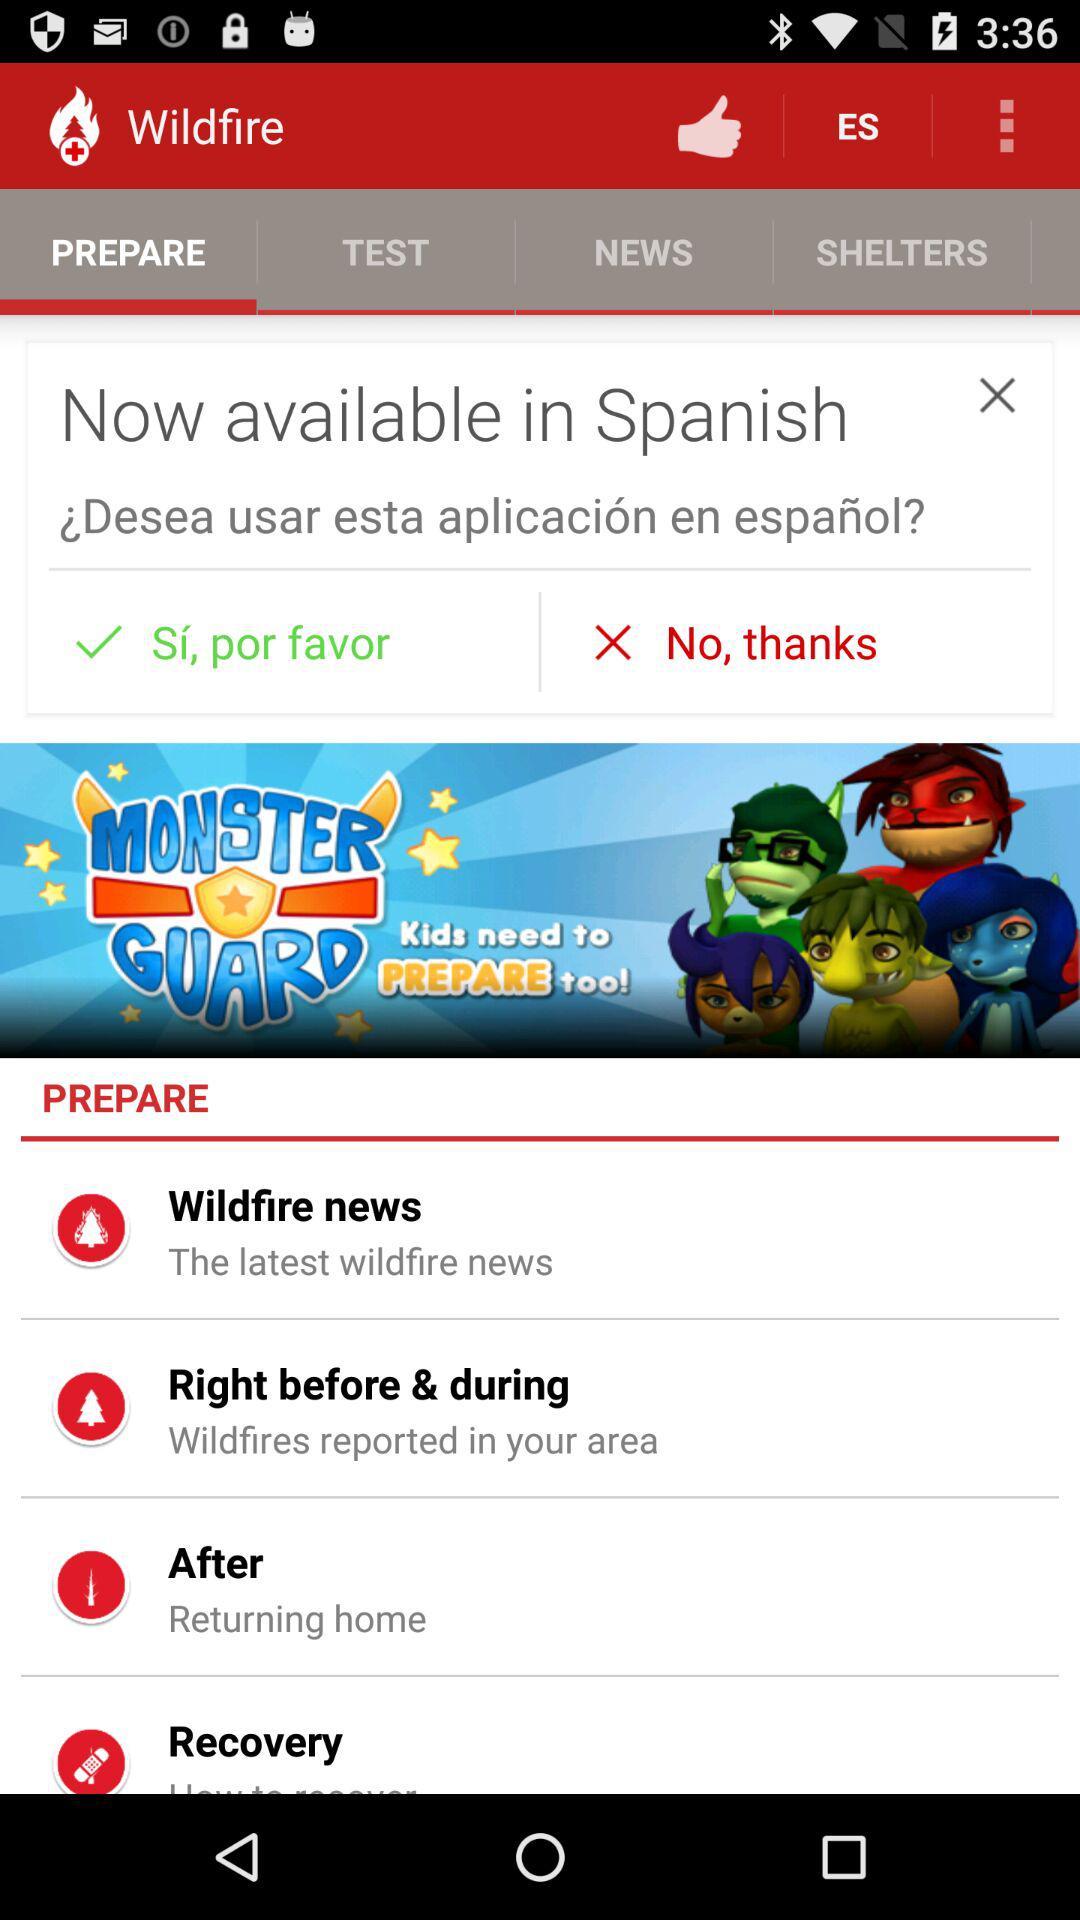 The image size is (1080, 1920). I want to click on the tab news on the web page, so click(644, 251).